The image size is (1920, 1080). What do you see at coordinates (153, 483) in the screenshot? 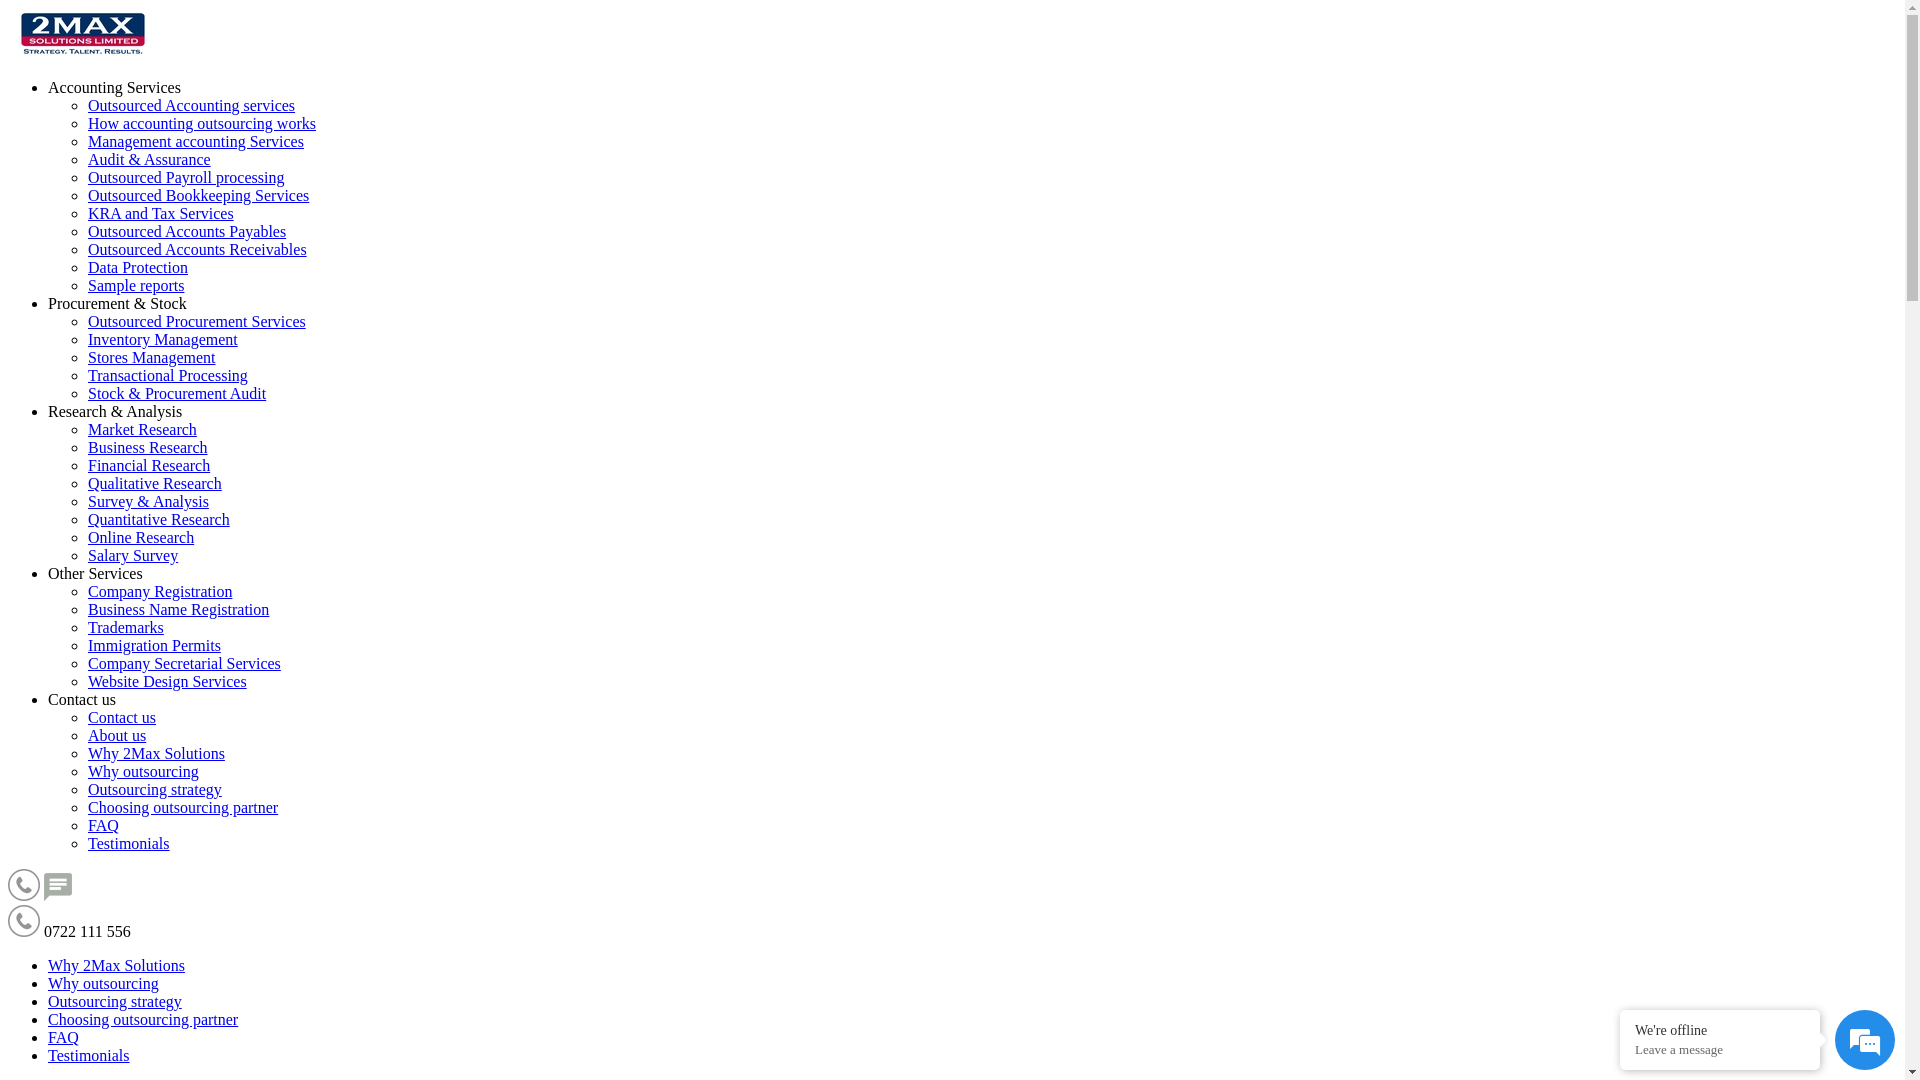
I see `'Qualitative Research'` at bounding box center [153, 483].